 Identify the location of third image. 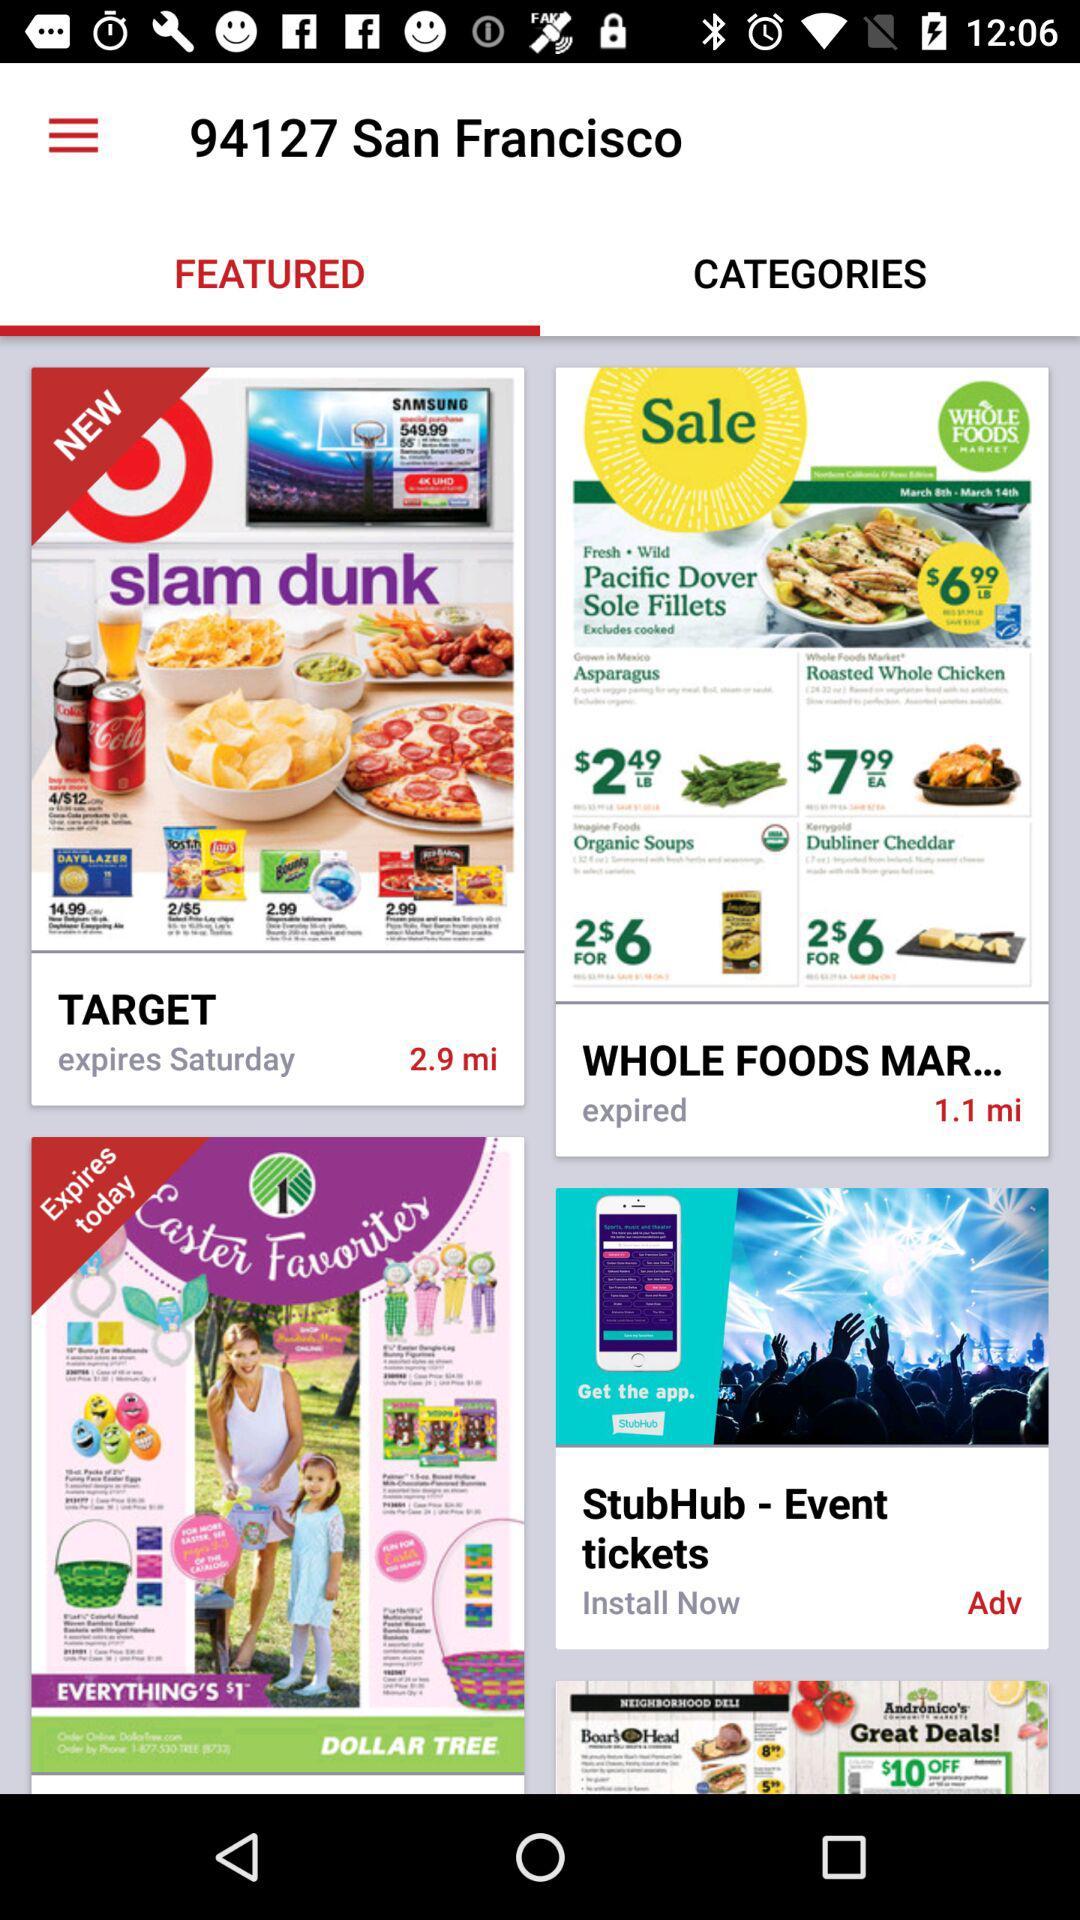
(277, 1465).